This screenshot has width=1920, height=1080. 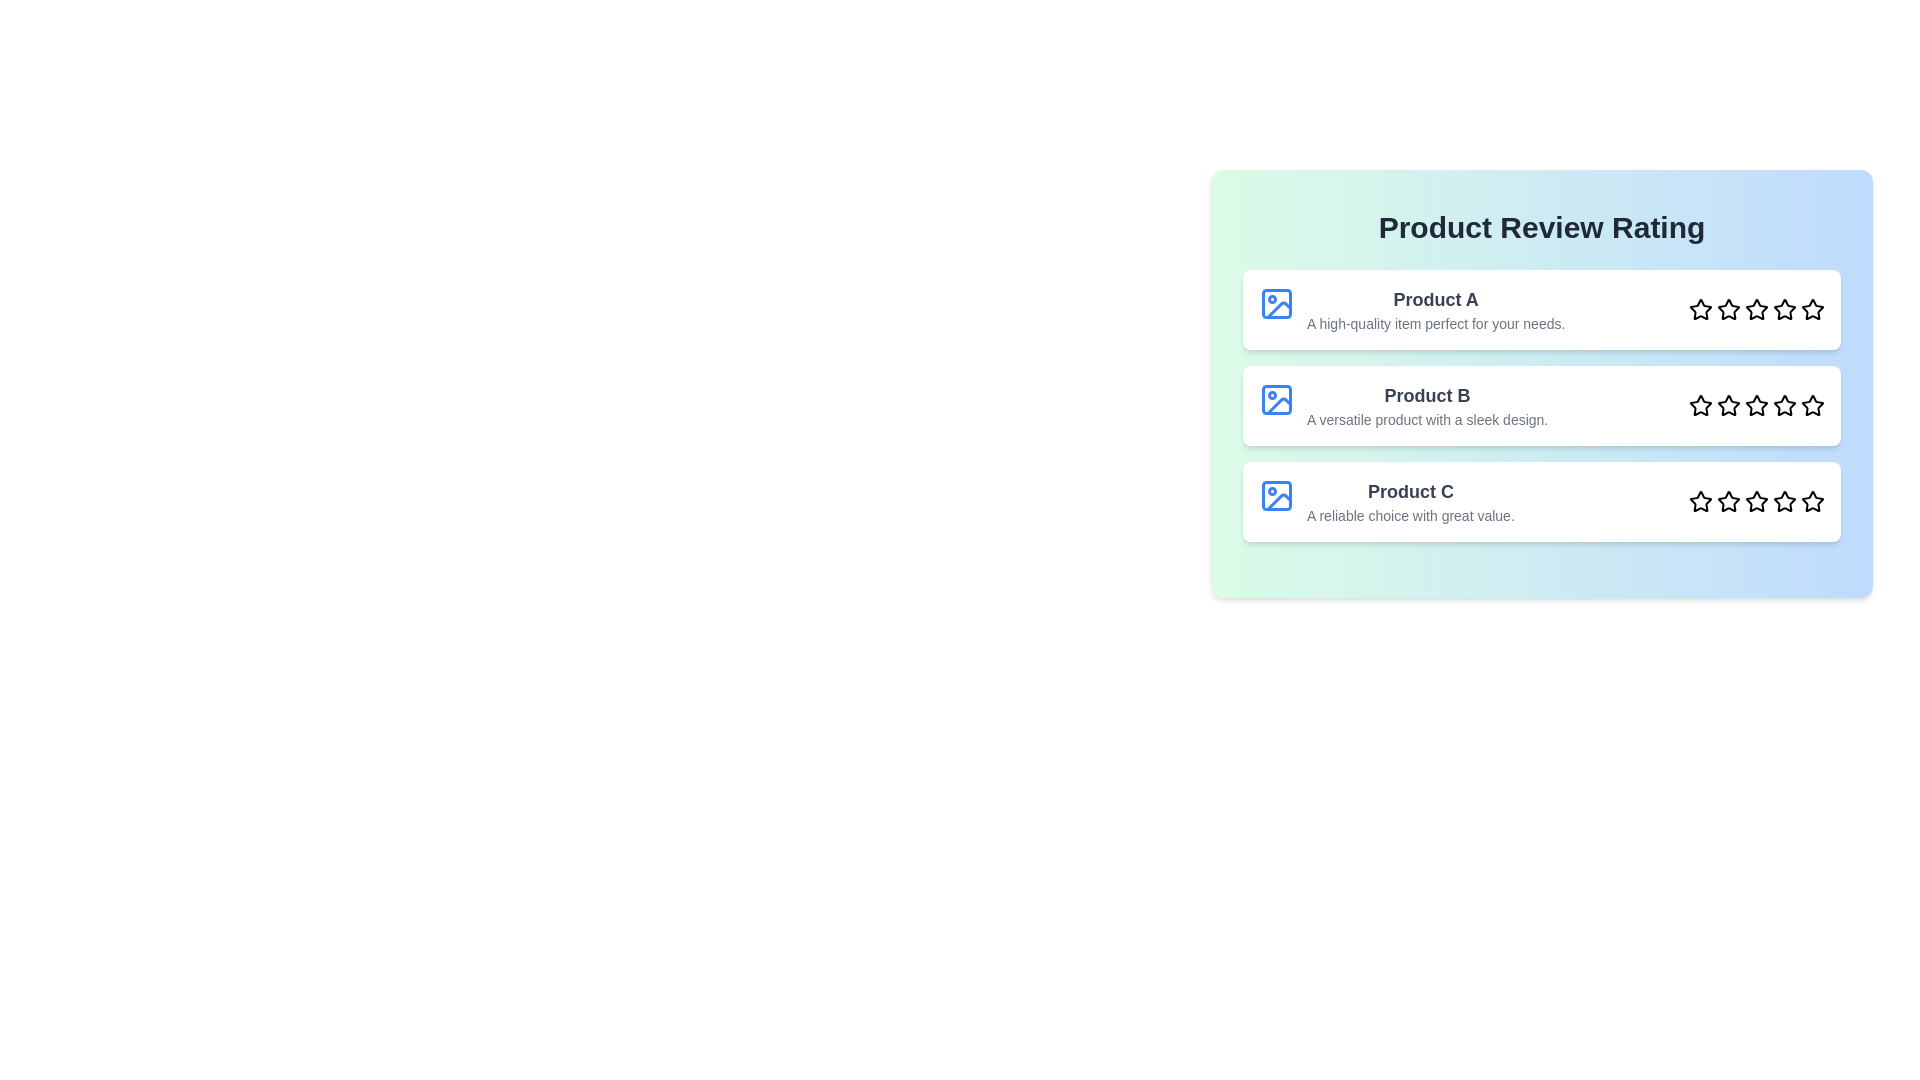 I want to click on the image of Product A, so click(x=1275, y=304).